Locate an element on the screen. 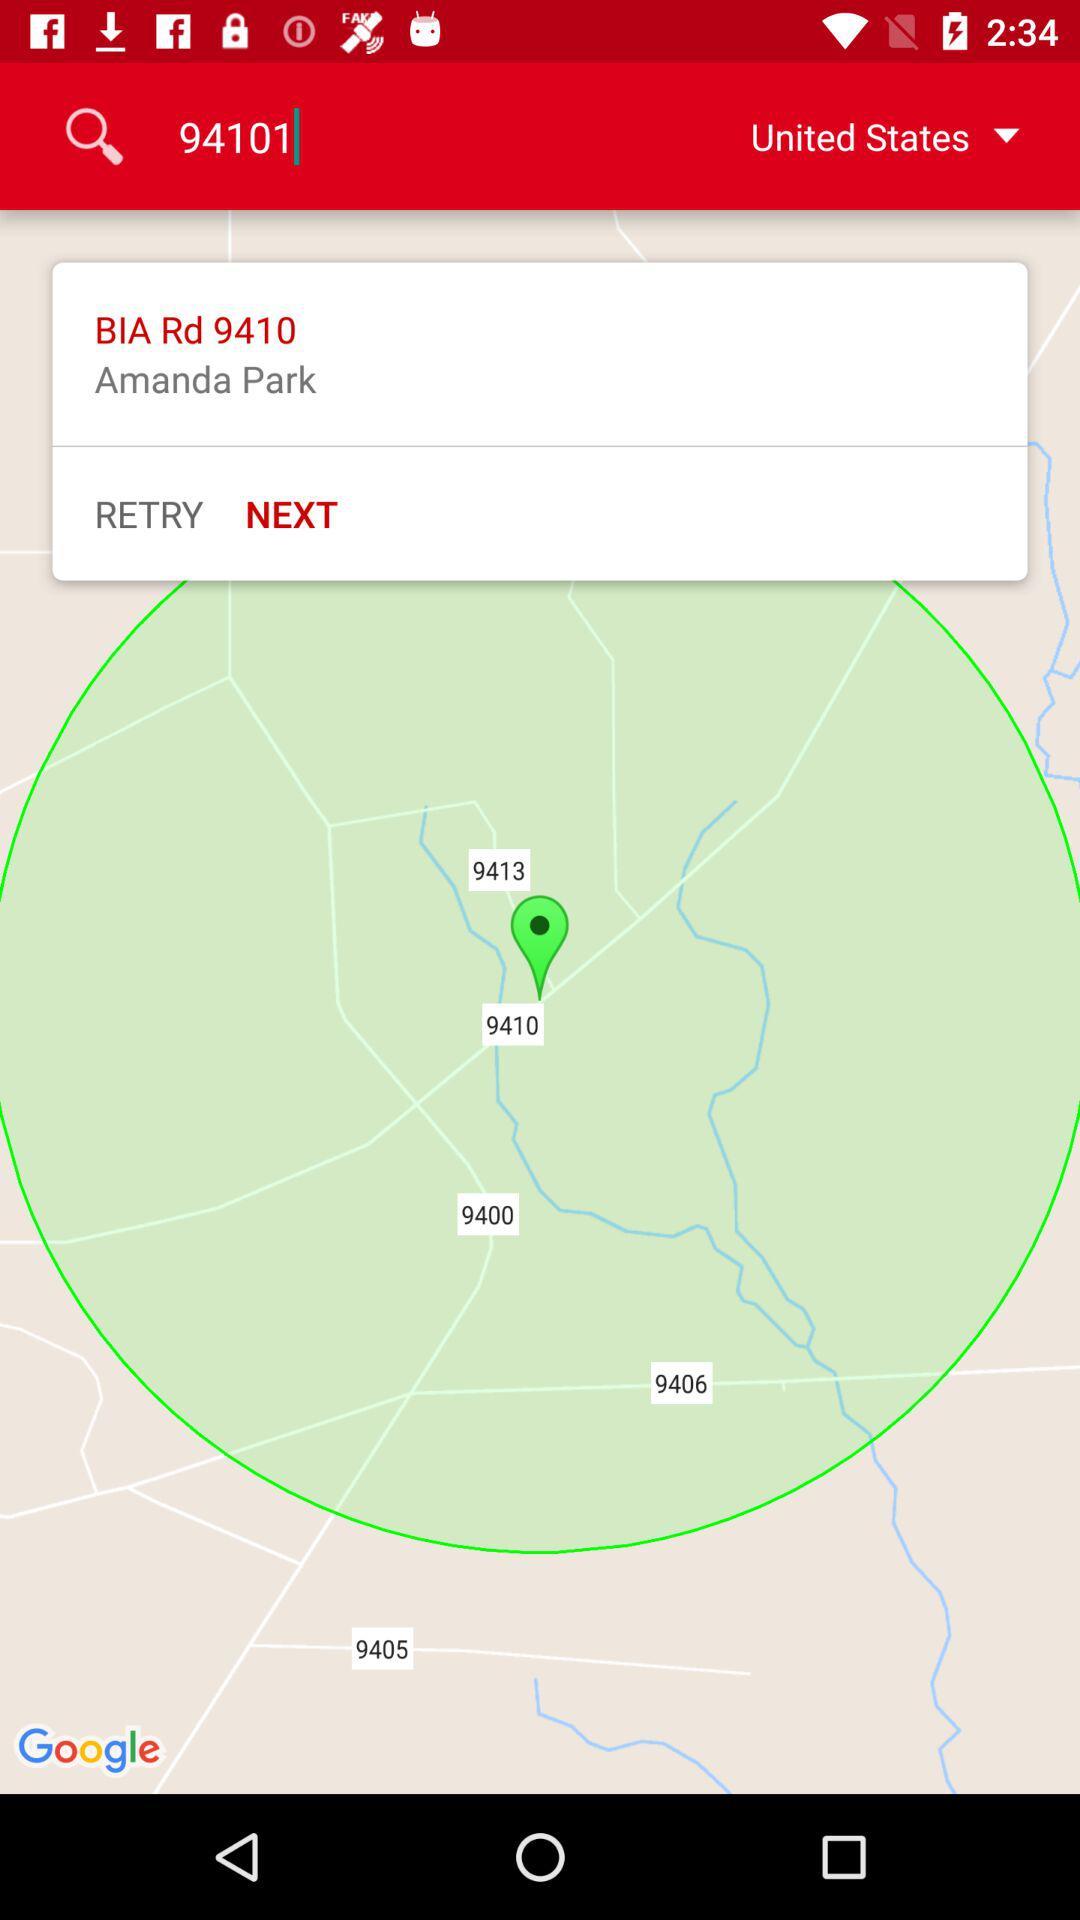 This screenshot has height=1920, width=1080. item to the left of united states icon is located at coordinates (407, 135).